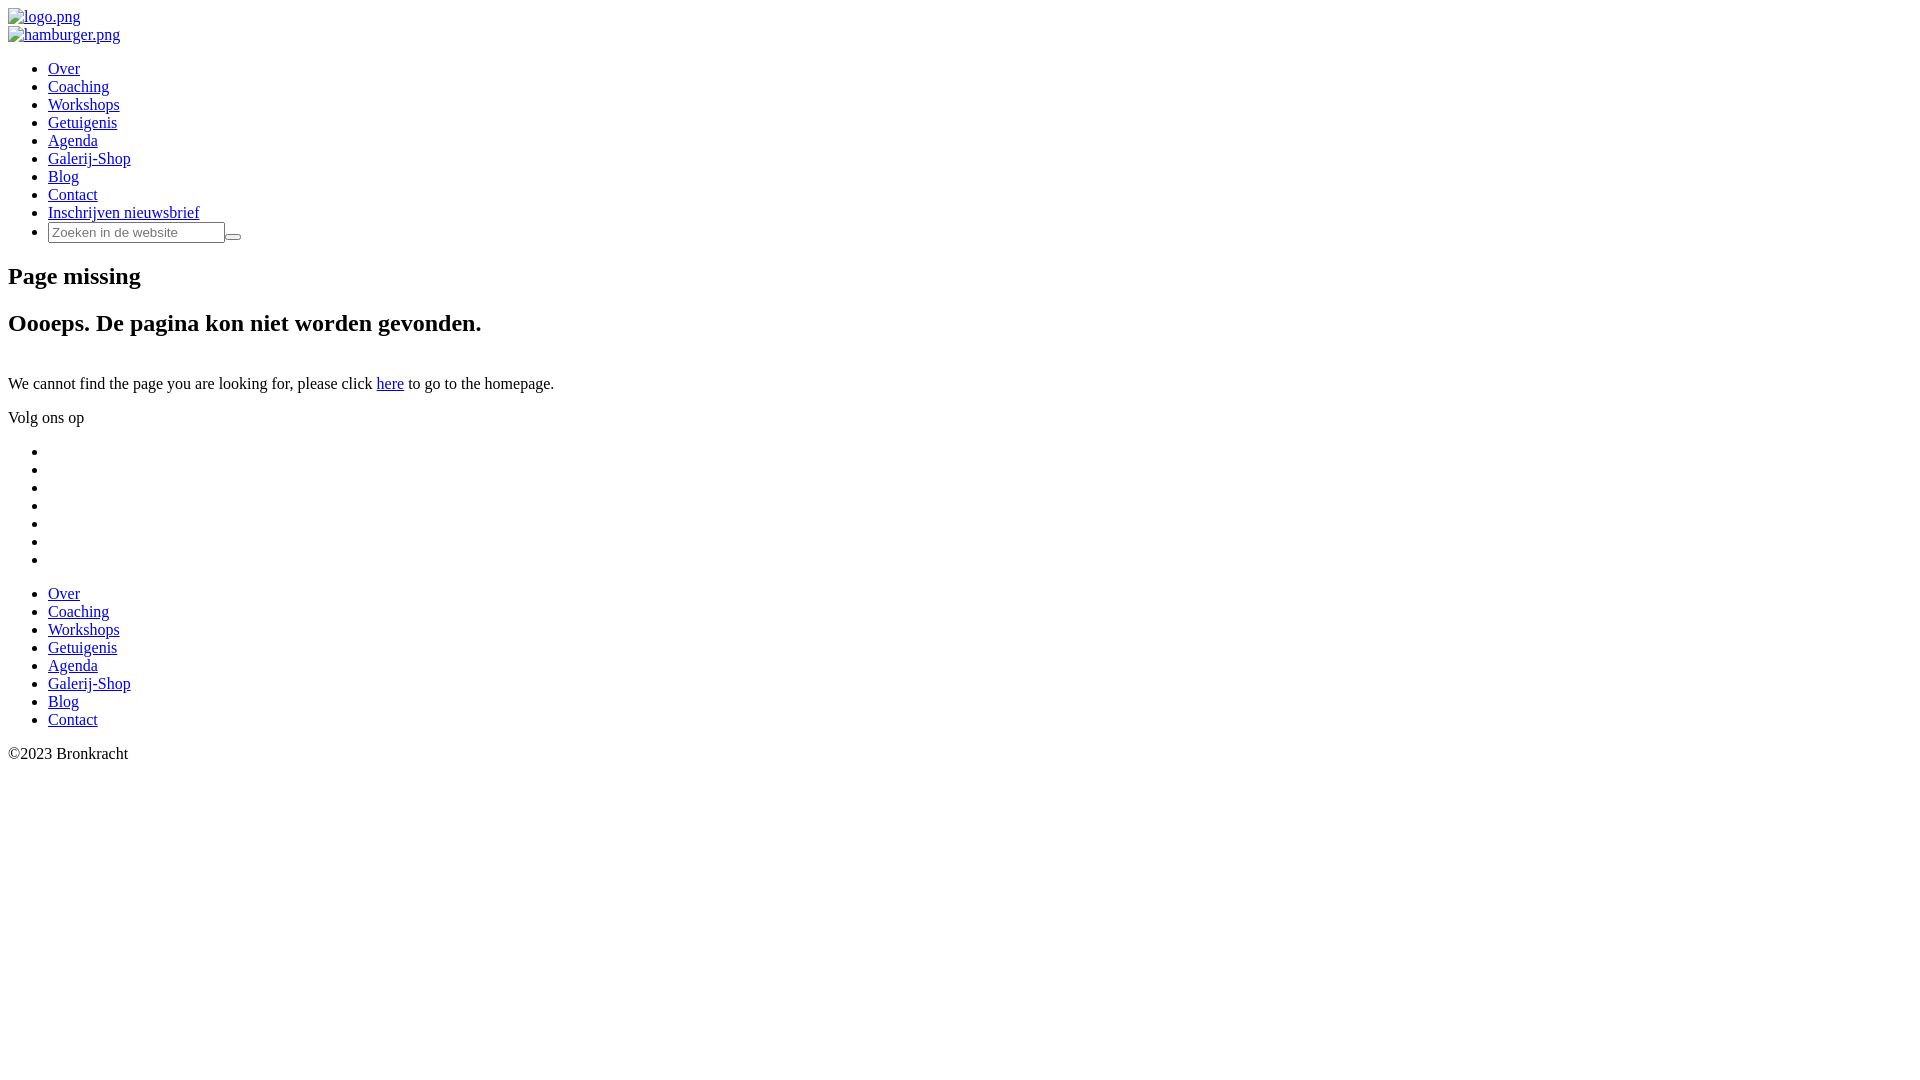 The height and width of the screenshot is (1080, 1920). What do you see at coordinates (63, 175) in the screenshot?
I see `'Blog'` at bounding box center [63, 175].